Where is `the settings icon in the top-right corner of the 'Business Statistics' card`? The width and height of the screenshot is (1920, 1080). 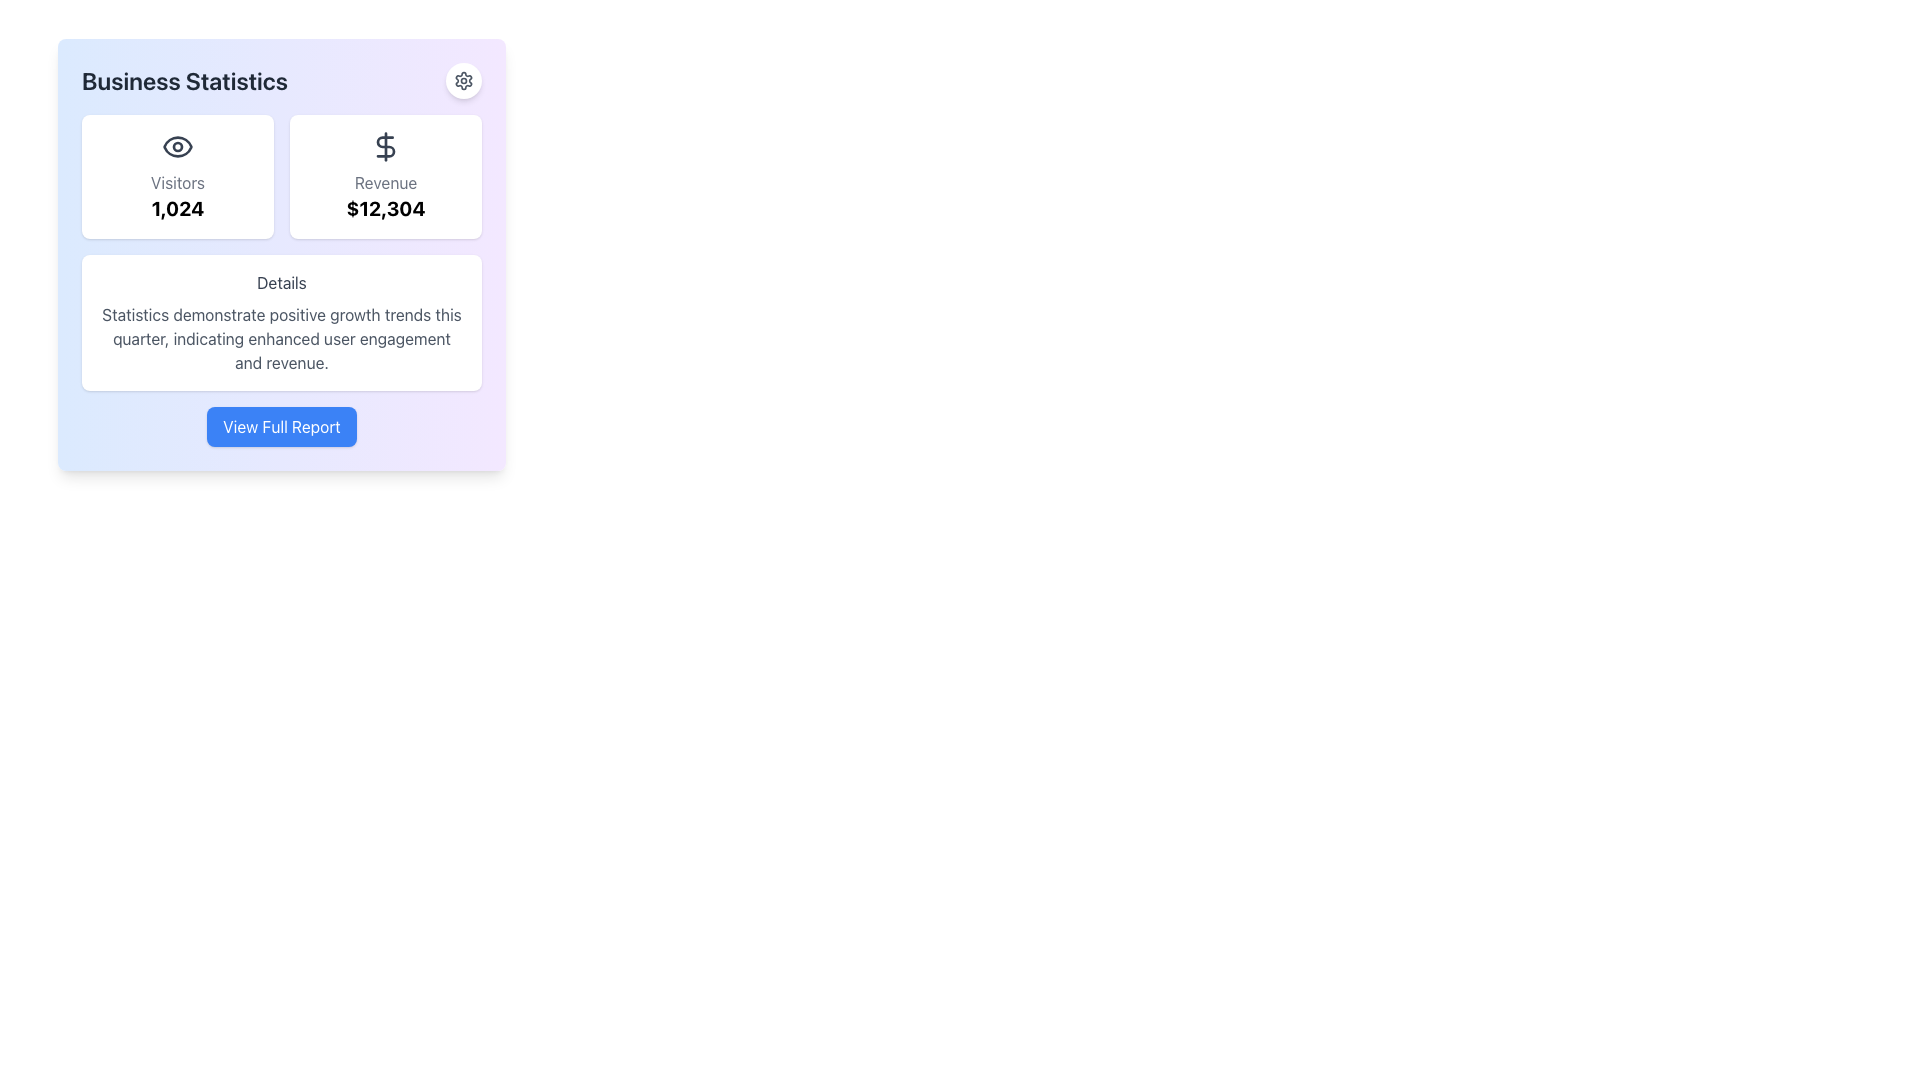 the settings icon in the top-right corner of the 'Business Statistics' card is located at coordinates (463, 80).